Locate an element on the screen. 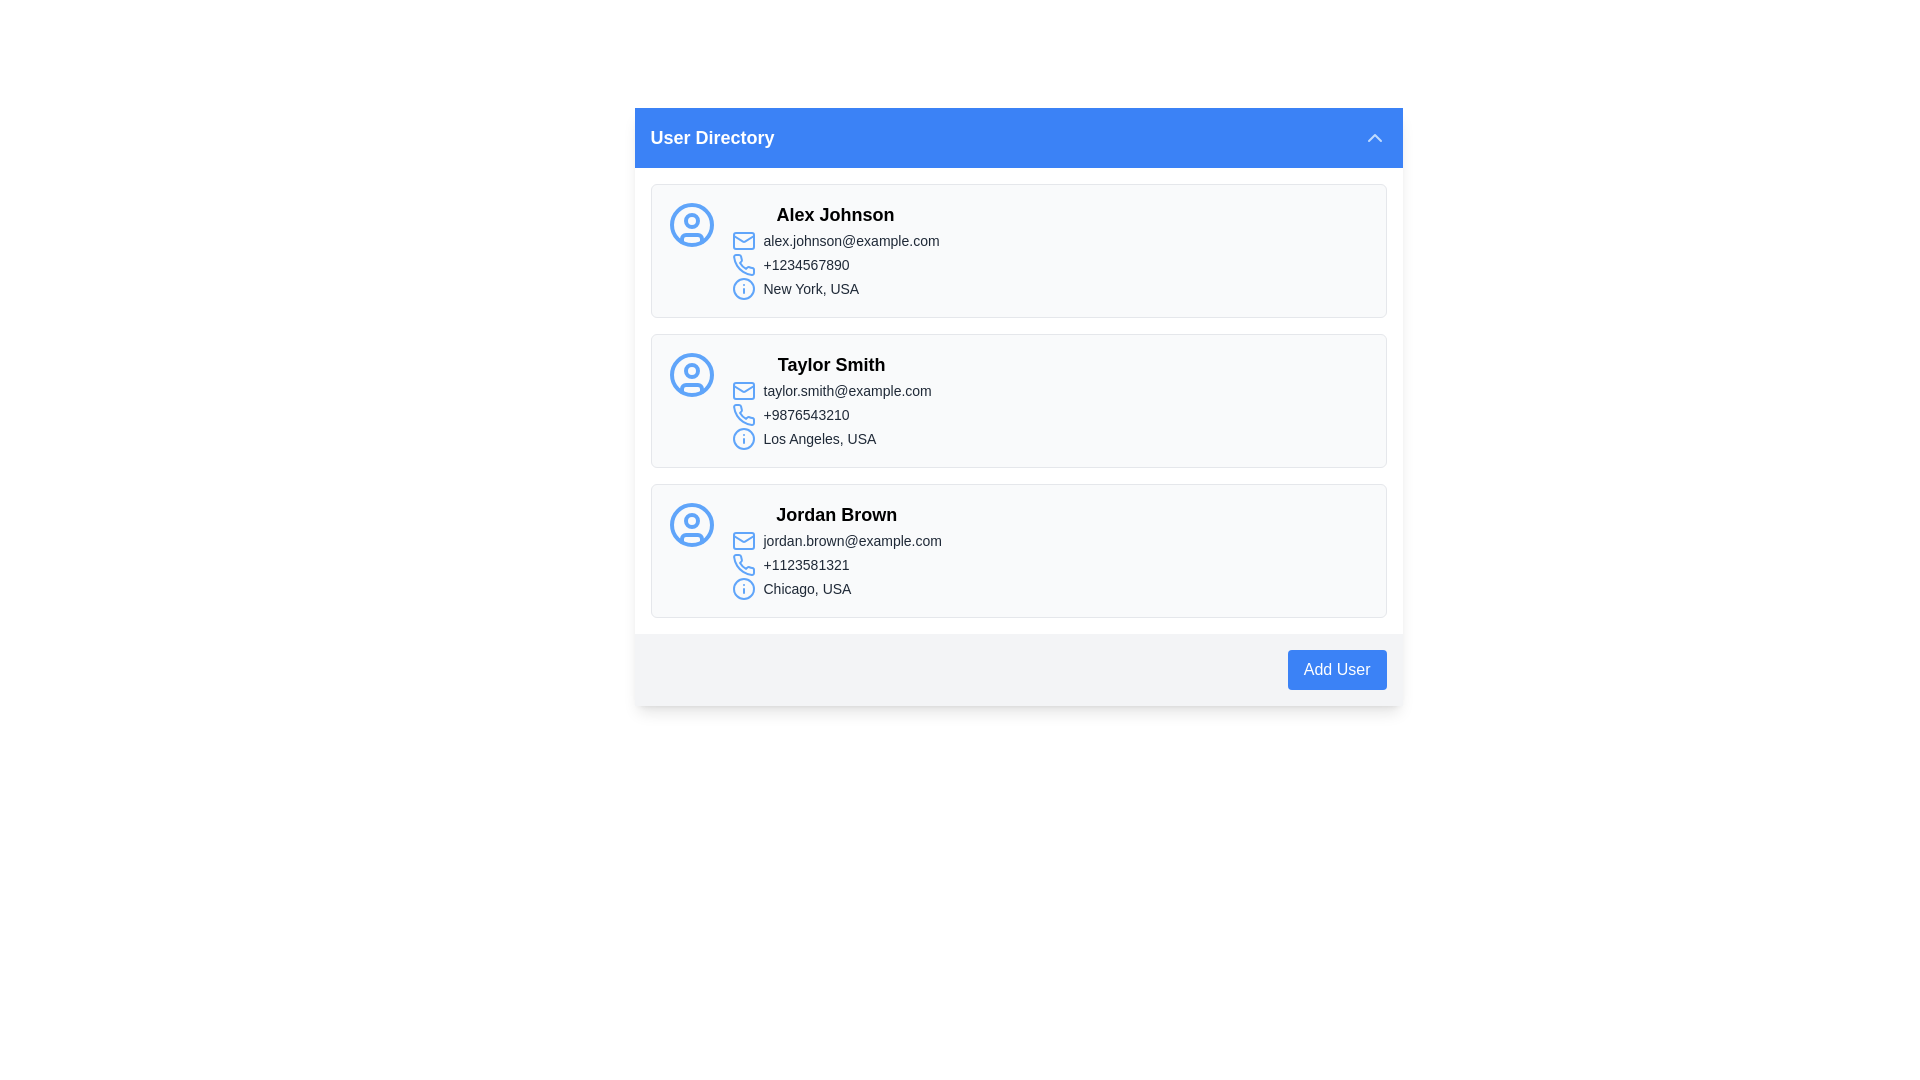 The image size is (1920, 1080). the SVG graphic segment of the envelope icon associated with the user 'Alex Johnson' in the User Directory panel is located at coordinates (742, 239).